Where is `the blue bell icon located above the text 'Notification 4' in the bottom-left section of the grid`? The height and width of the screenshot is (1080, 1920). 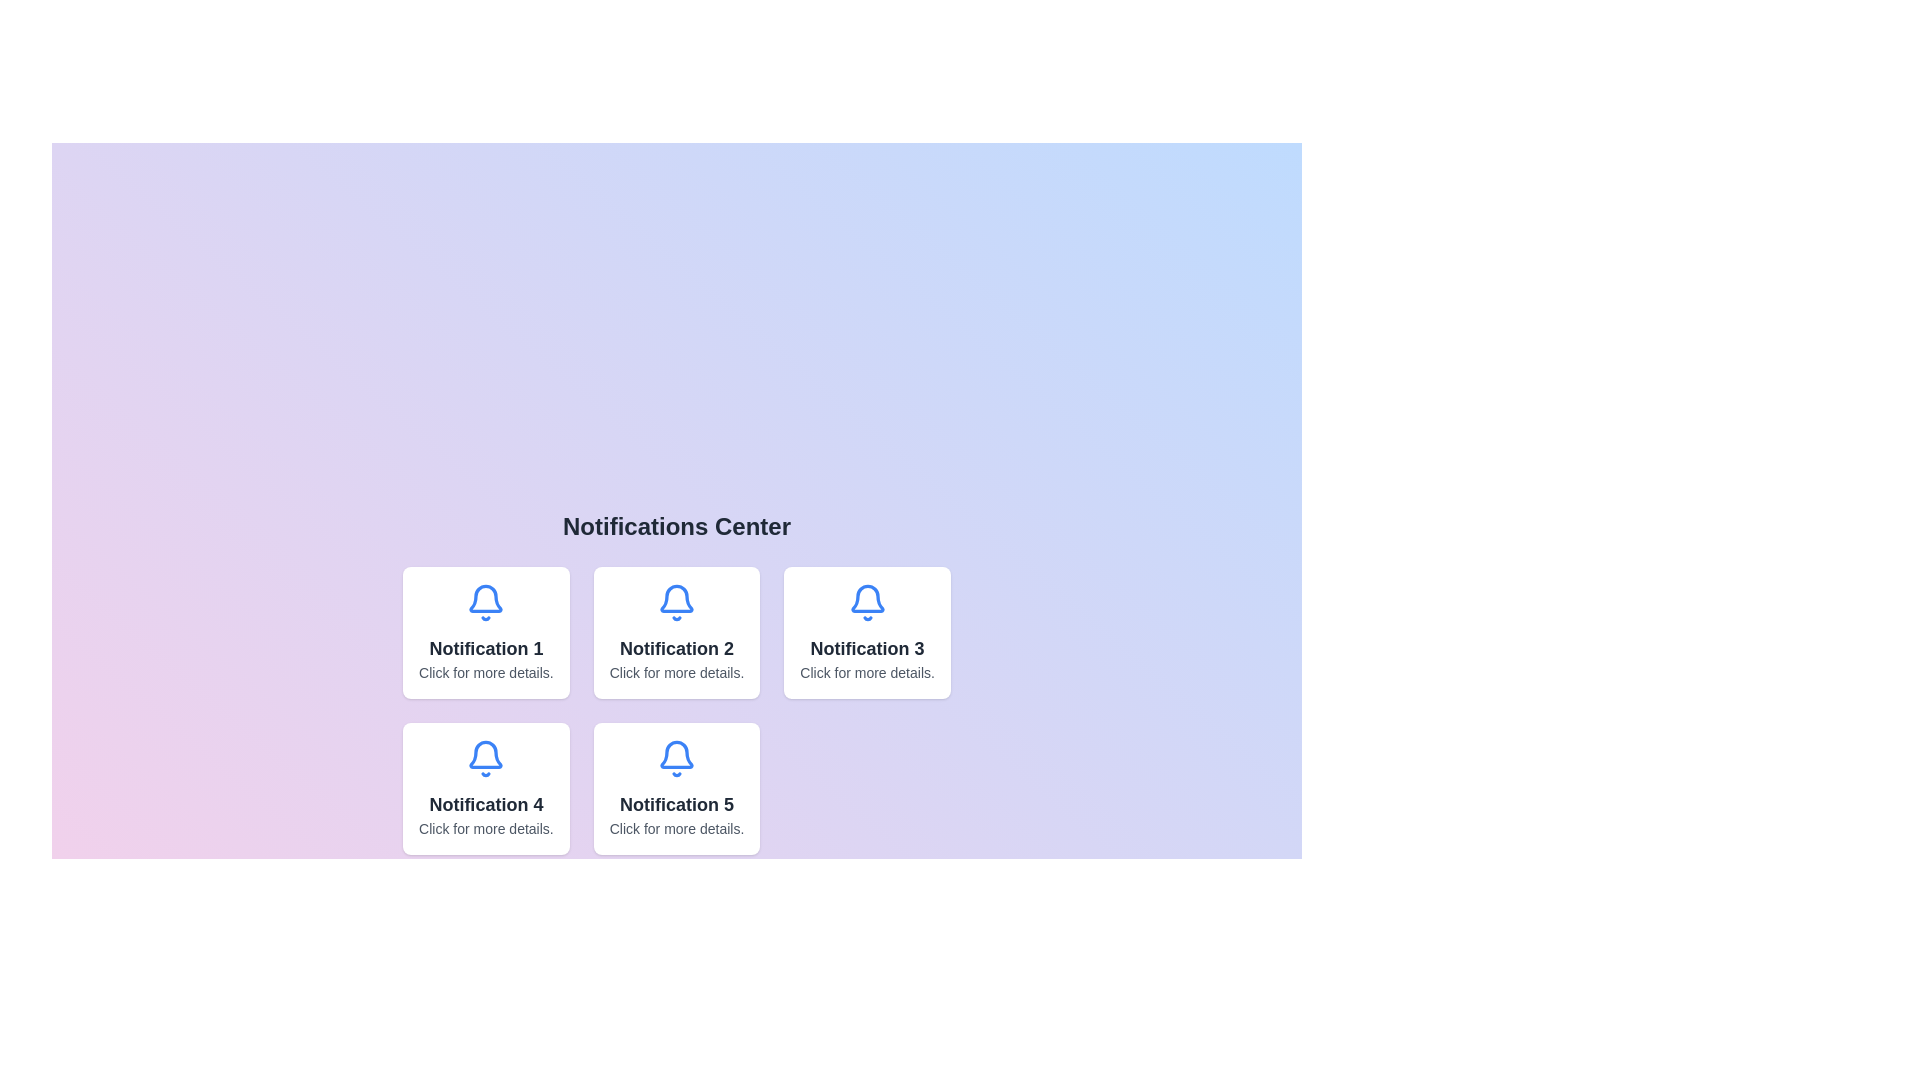 the blue bell icon located above the text 'Notification 4' in the bottom-left section of the grid is located at coordinates (486, 754).